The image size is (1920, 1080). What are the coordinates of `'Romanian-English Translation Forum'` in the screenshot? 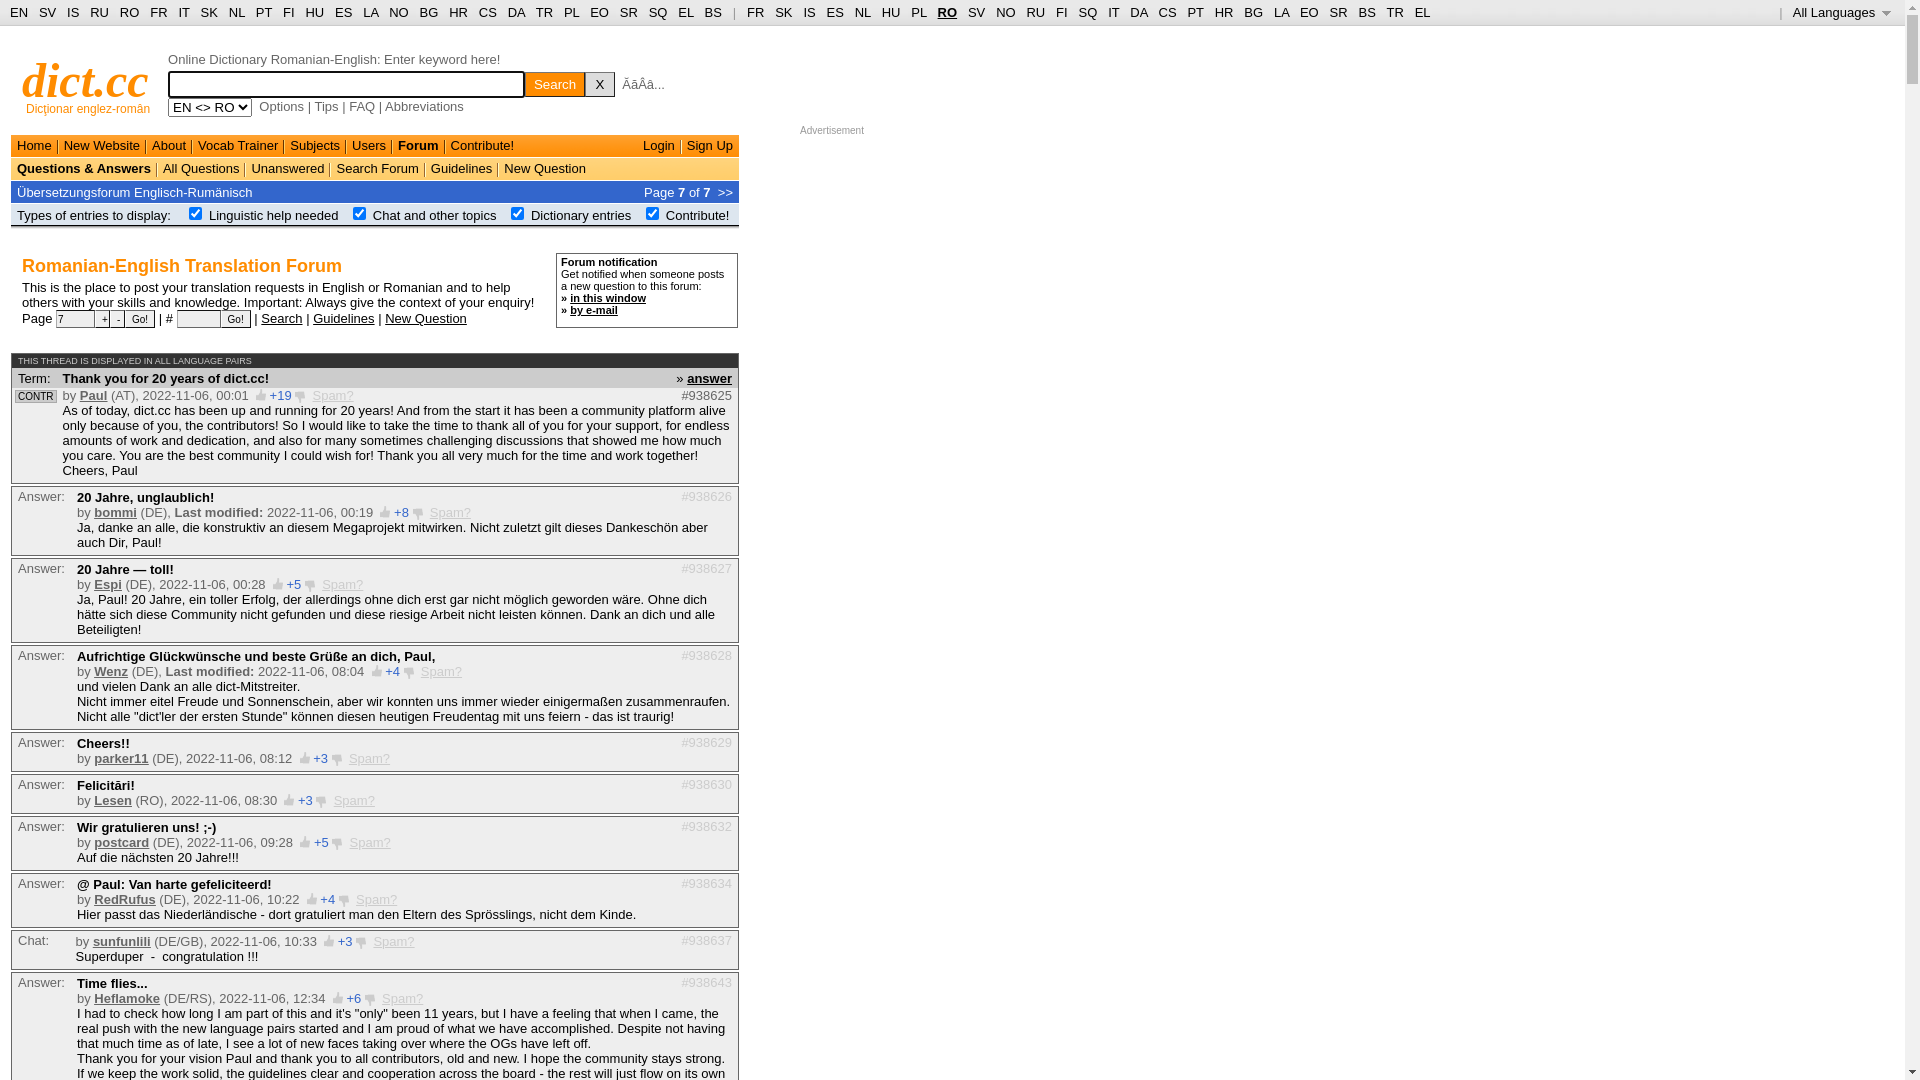 It's located at (182, 265).